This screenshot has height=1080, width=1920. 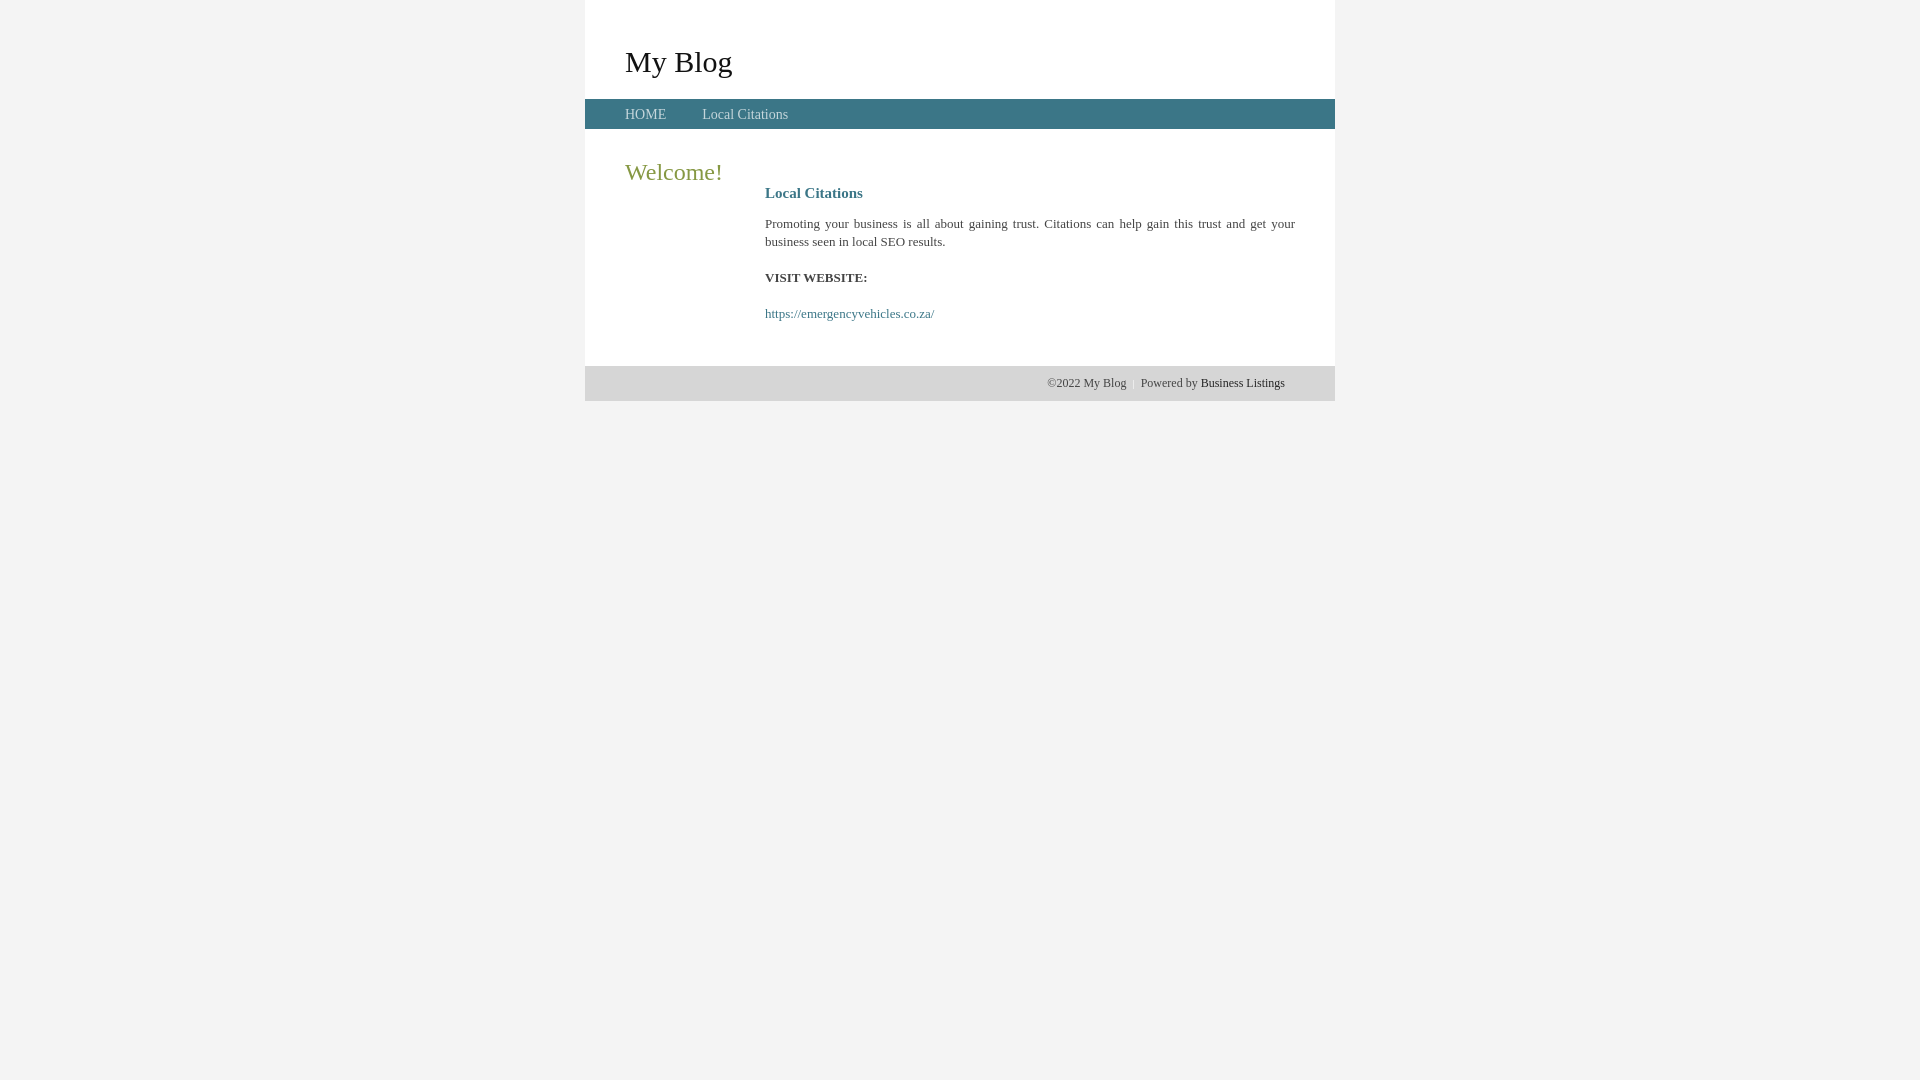 What do you see at coordinates (1242, 382) in the screenshot?
I see `'Business Listings'` at bounding box center [1242, 382].